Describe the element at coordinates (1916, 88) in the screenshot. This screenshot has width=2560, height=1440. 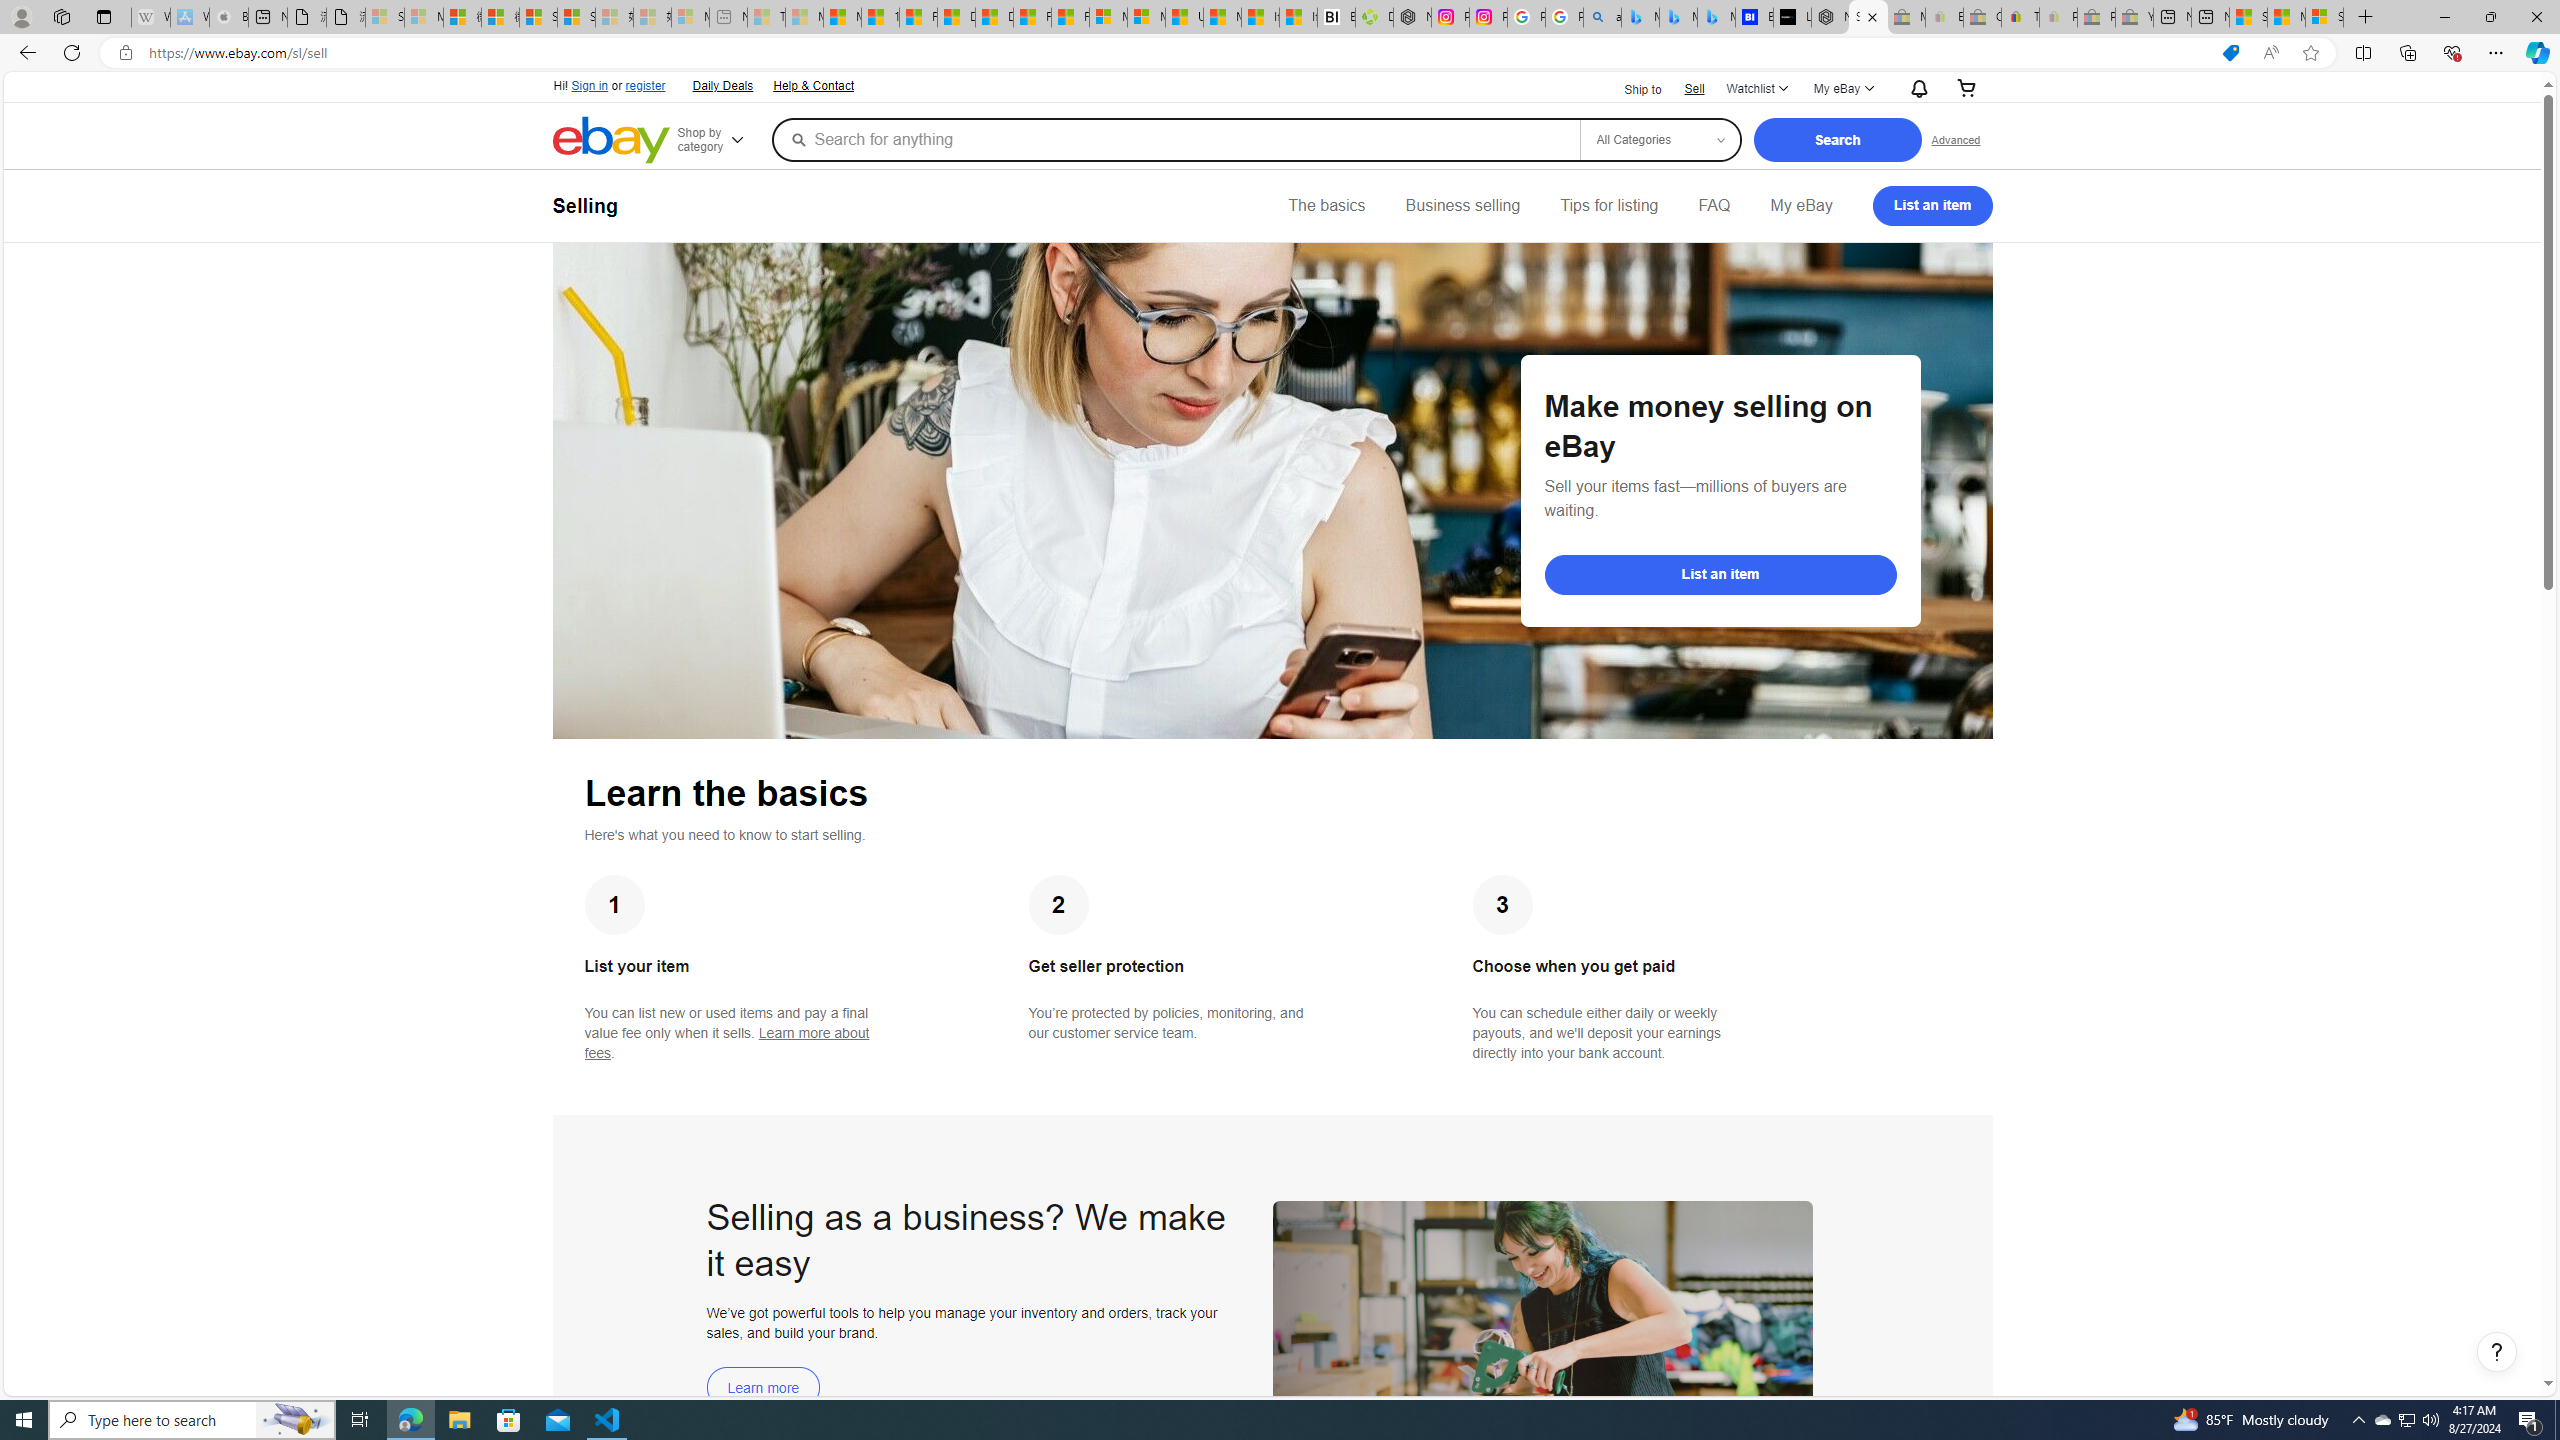
I see `'AutomationID: gh-eb-Alerts'` at that location.